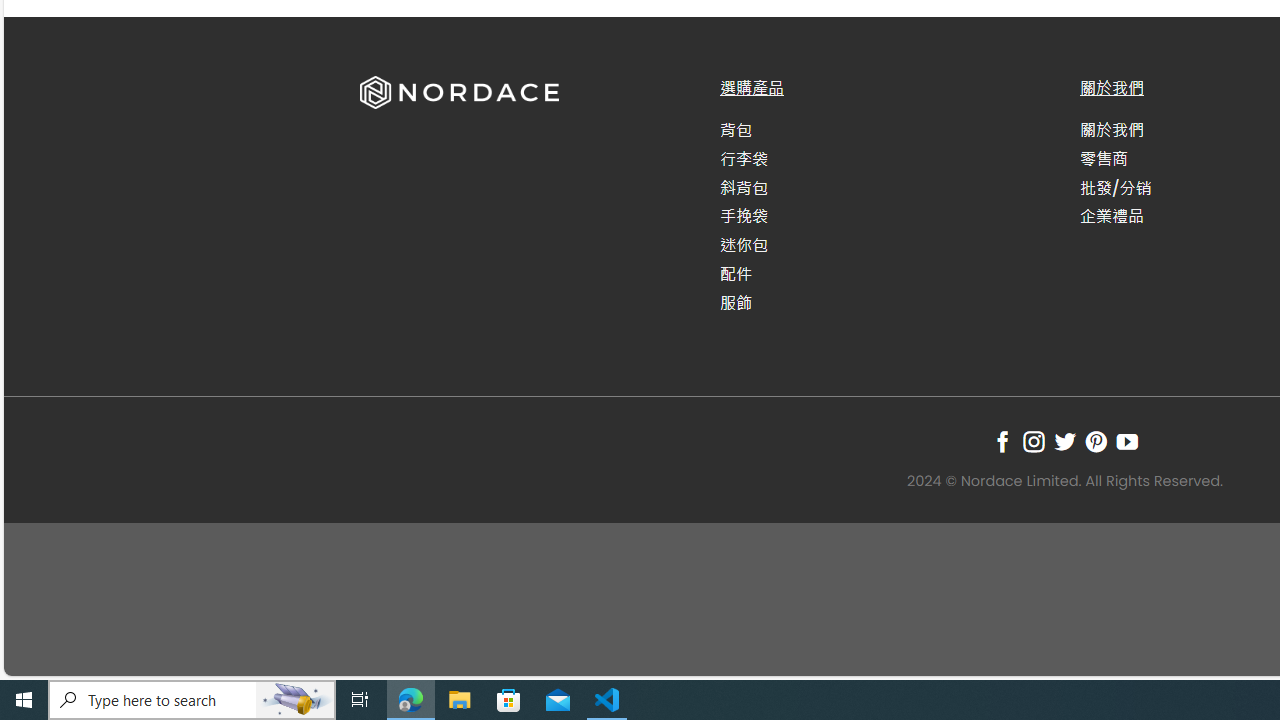 Image resolution: width=1280 pixels, height=720 pixels. Describe the element at coordinates (1095, 440) in the screenshot. I see `'Follow on Pinterest'` at that location.